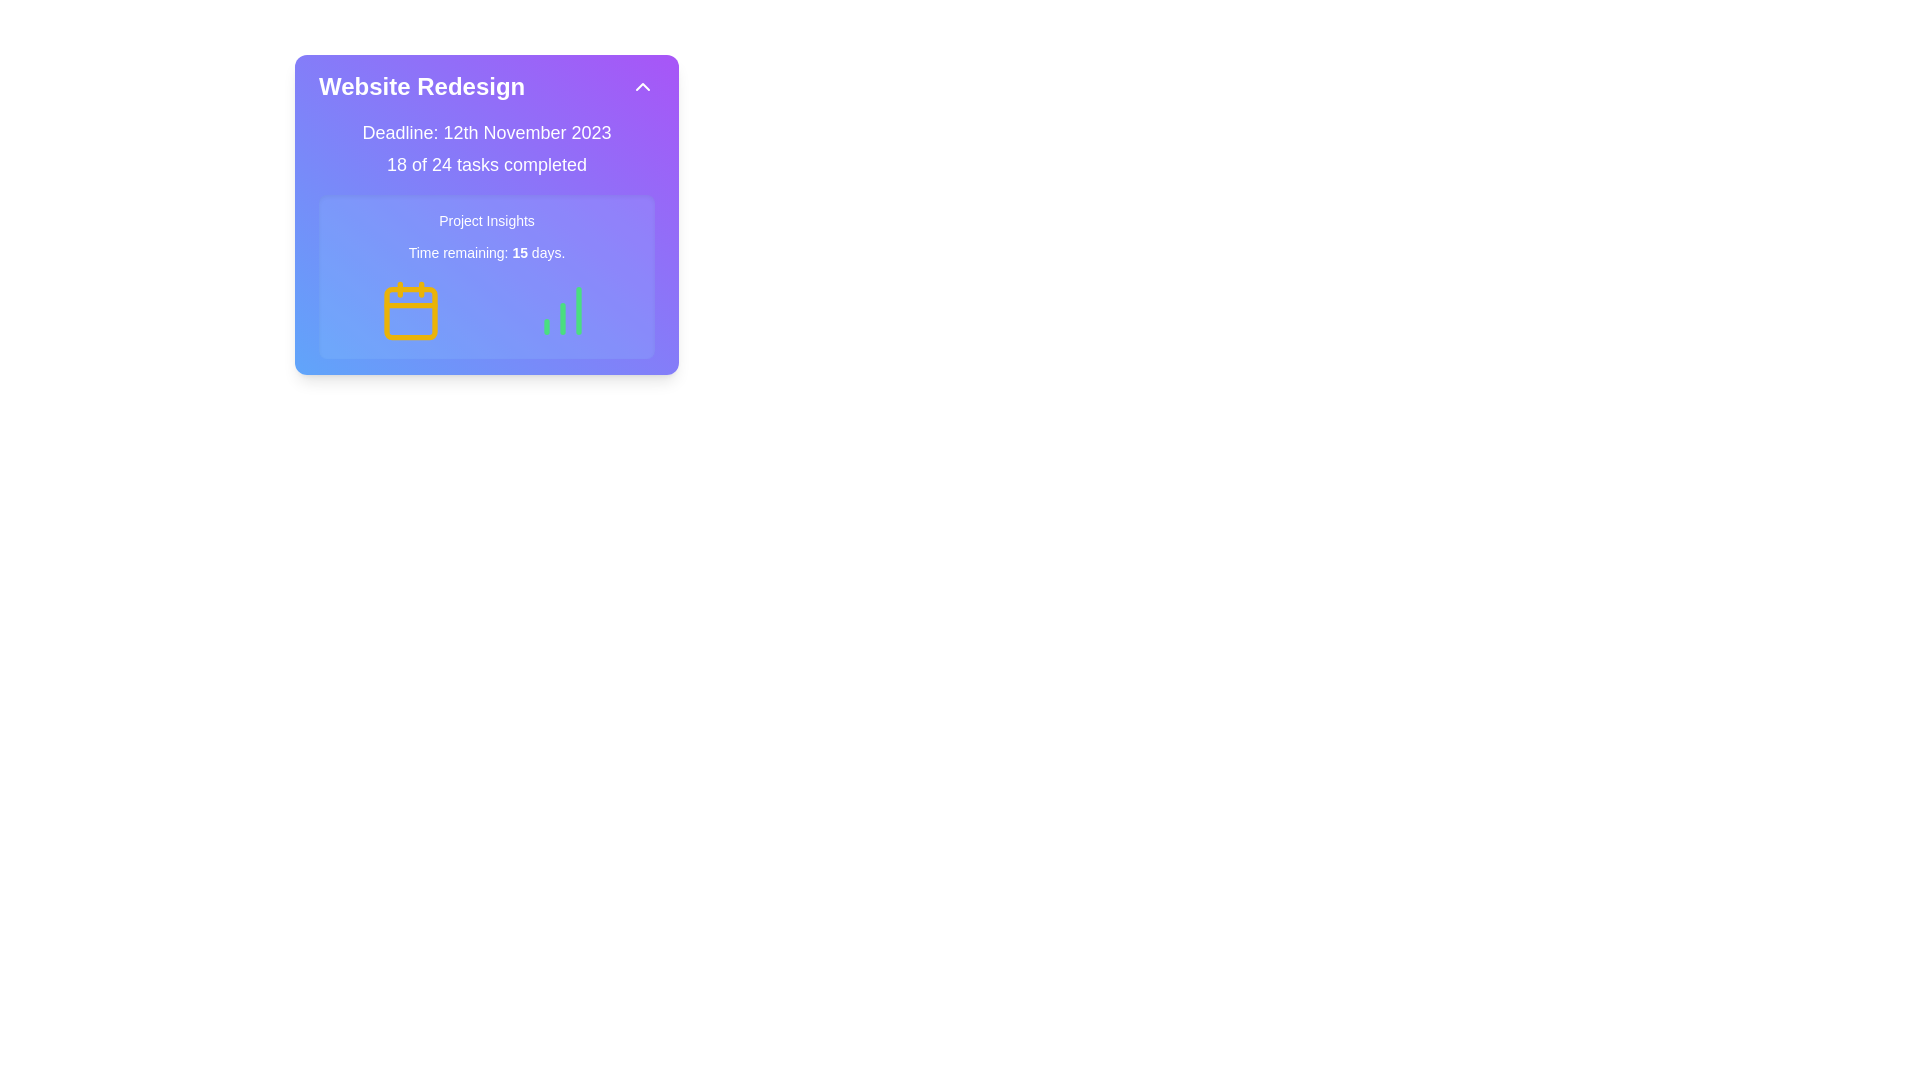  Describe the element at coordinates (486, 220) in the screenshot. I see `the title text element that provides contextual information, located centrally above the 'Time remaining: 15 days.' text` at that location.